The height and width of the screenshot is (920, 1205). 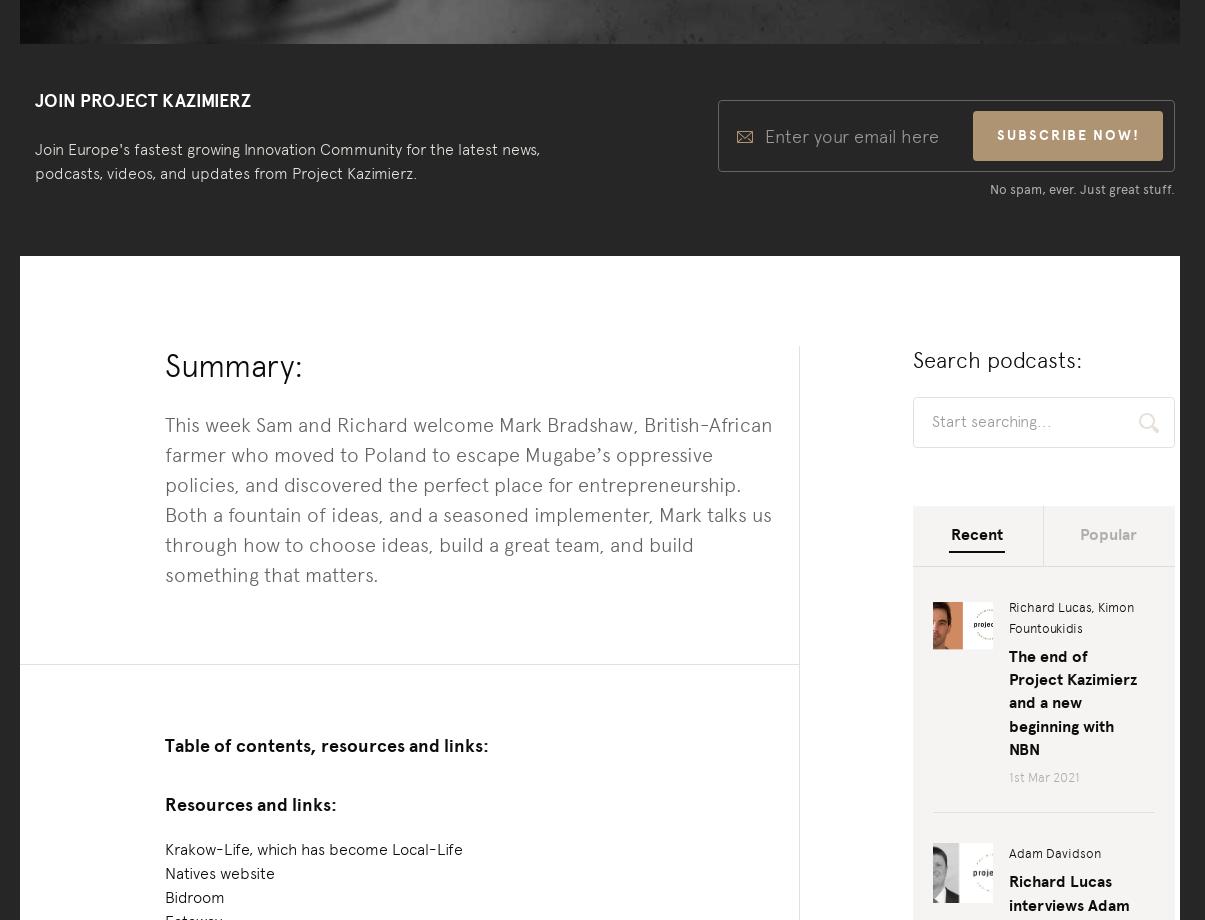 What do you see at coordinates (312, 847) in the screenshot?
I see `'Krakow-Life, which has become Local-Life'` at bounding box center [312, 847].